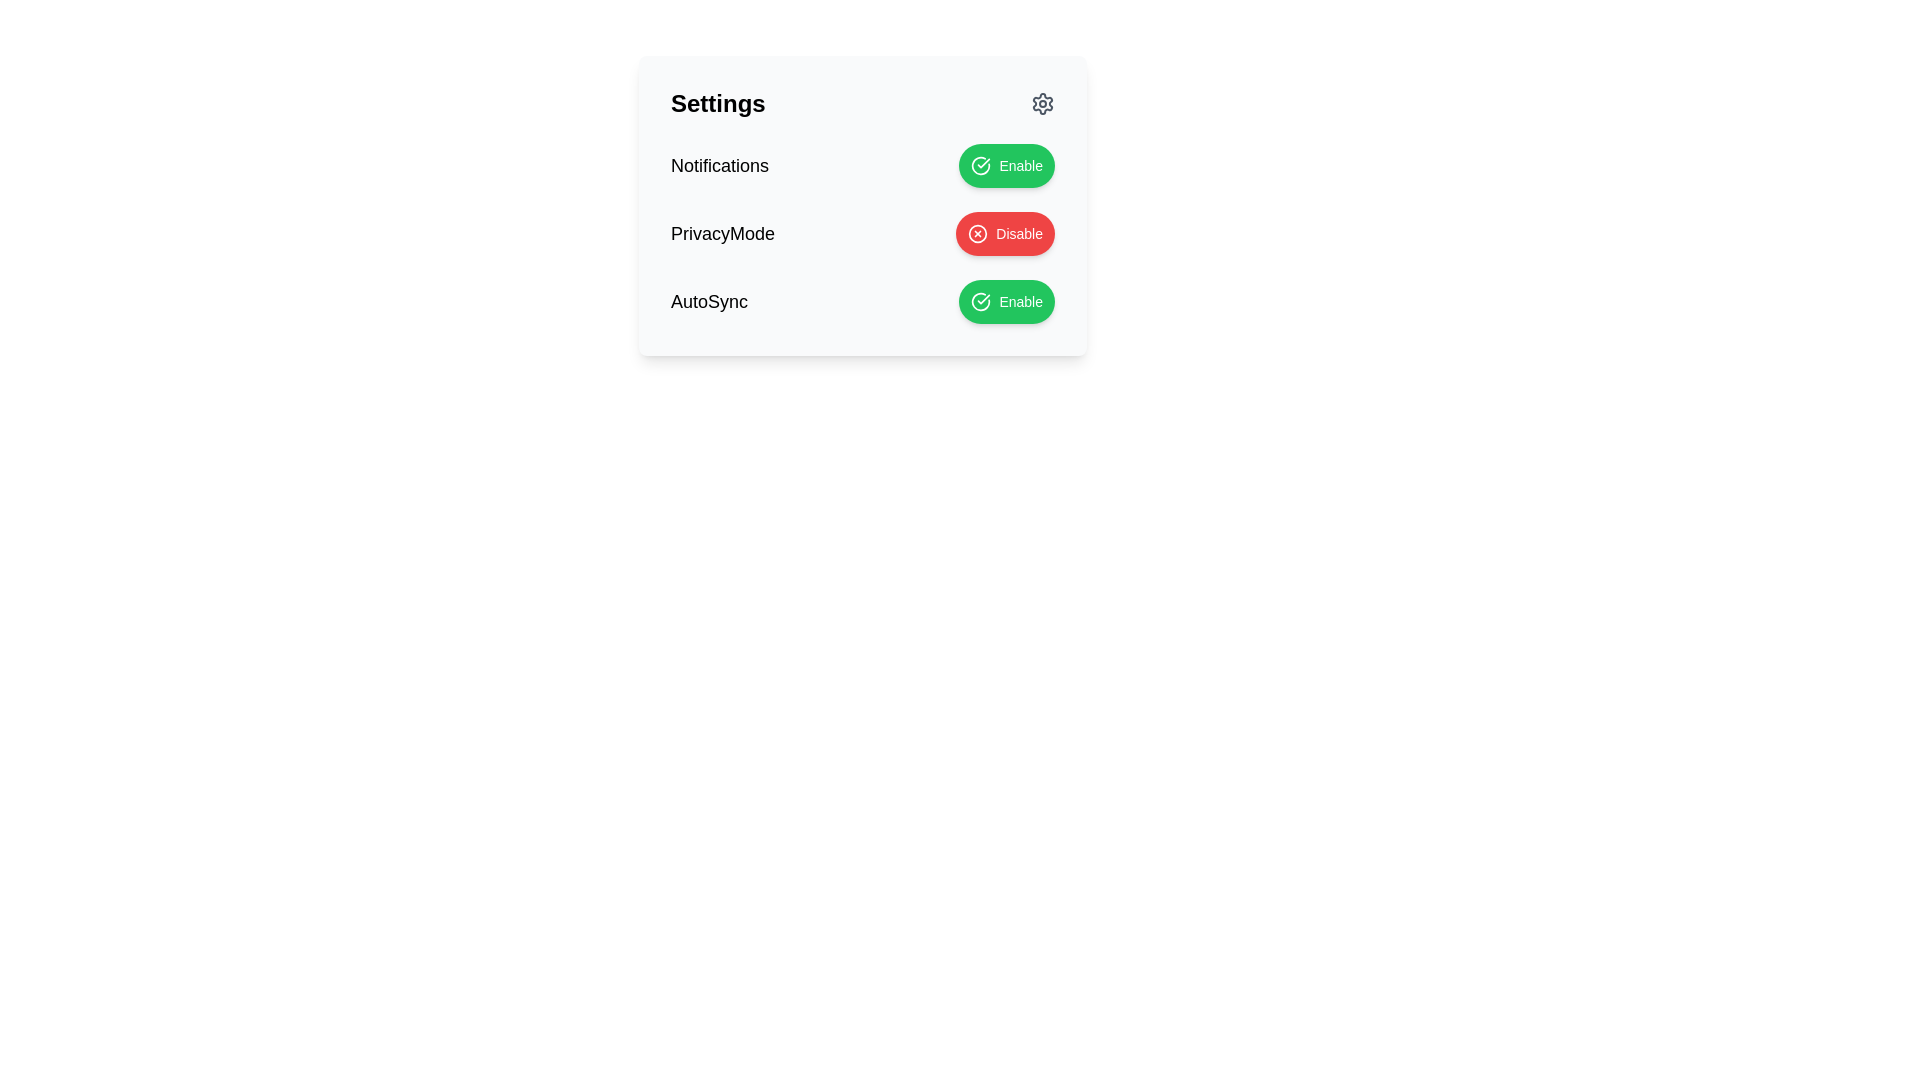  Describe the element at coordinates (1007, 164) in the screenshot. I see `the 'Enable' button, which is a rounded rectangular button with a green background and white text, located in the 'Settings' interface next to the 'Notifications' label` at that location.